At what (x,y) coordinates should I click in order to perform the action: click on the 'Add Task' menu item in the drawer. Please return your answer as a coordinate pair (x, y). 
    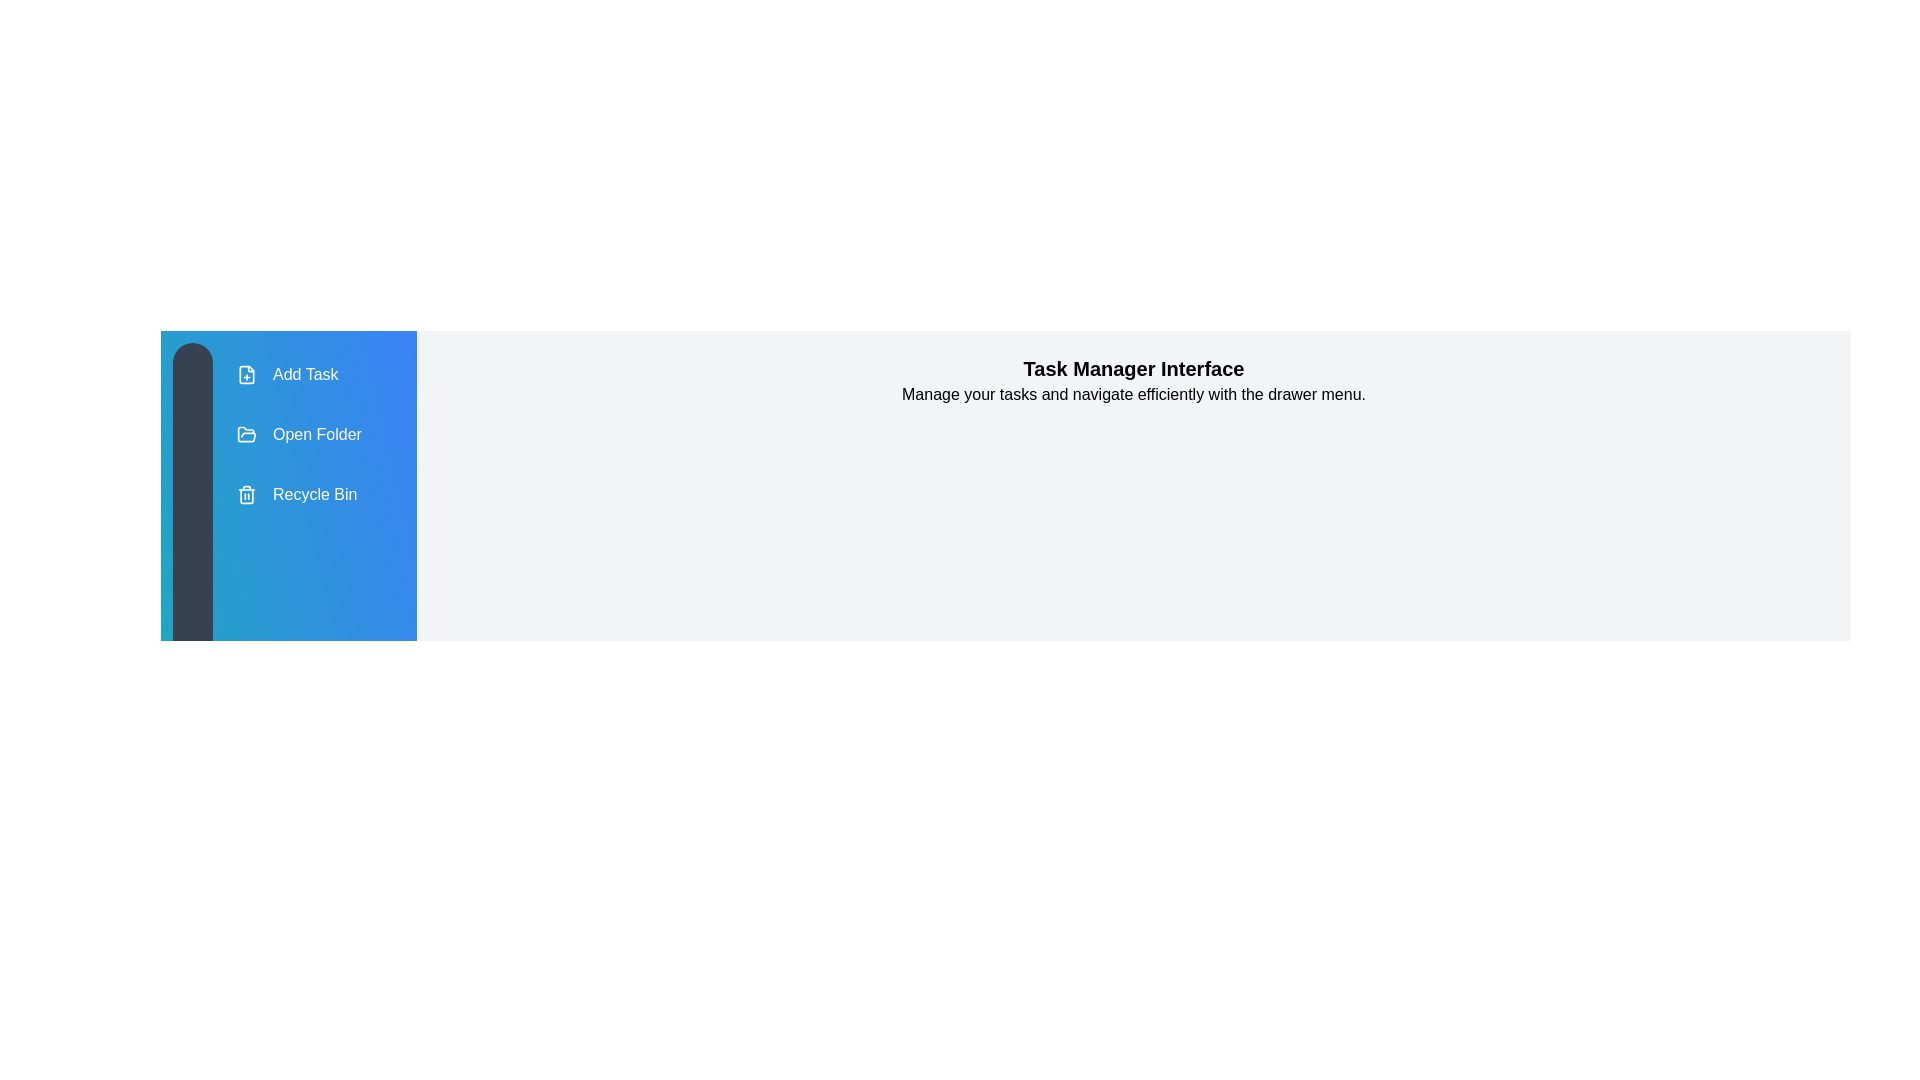
    Looking at the image, I should click on (297, 374).